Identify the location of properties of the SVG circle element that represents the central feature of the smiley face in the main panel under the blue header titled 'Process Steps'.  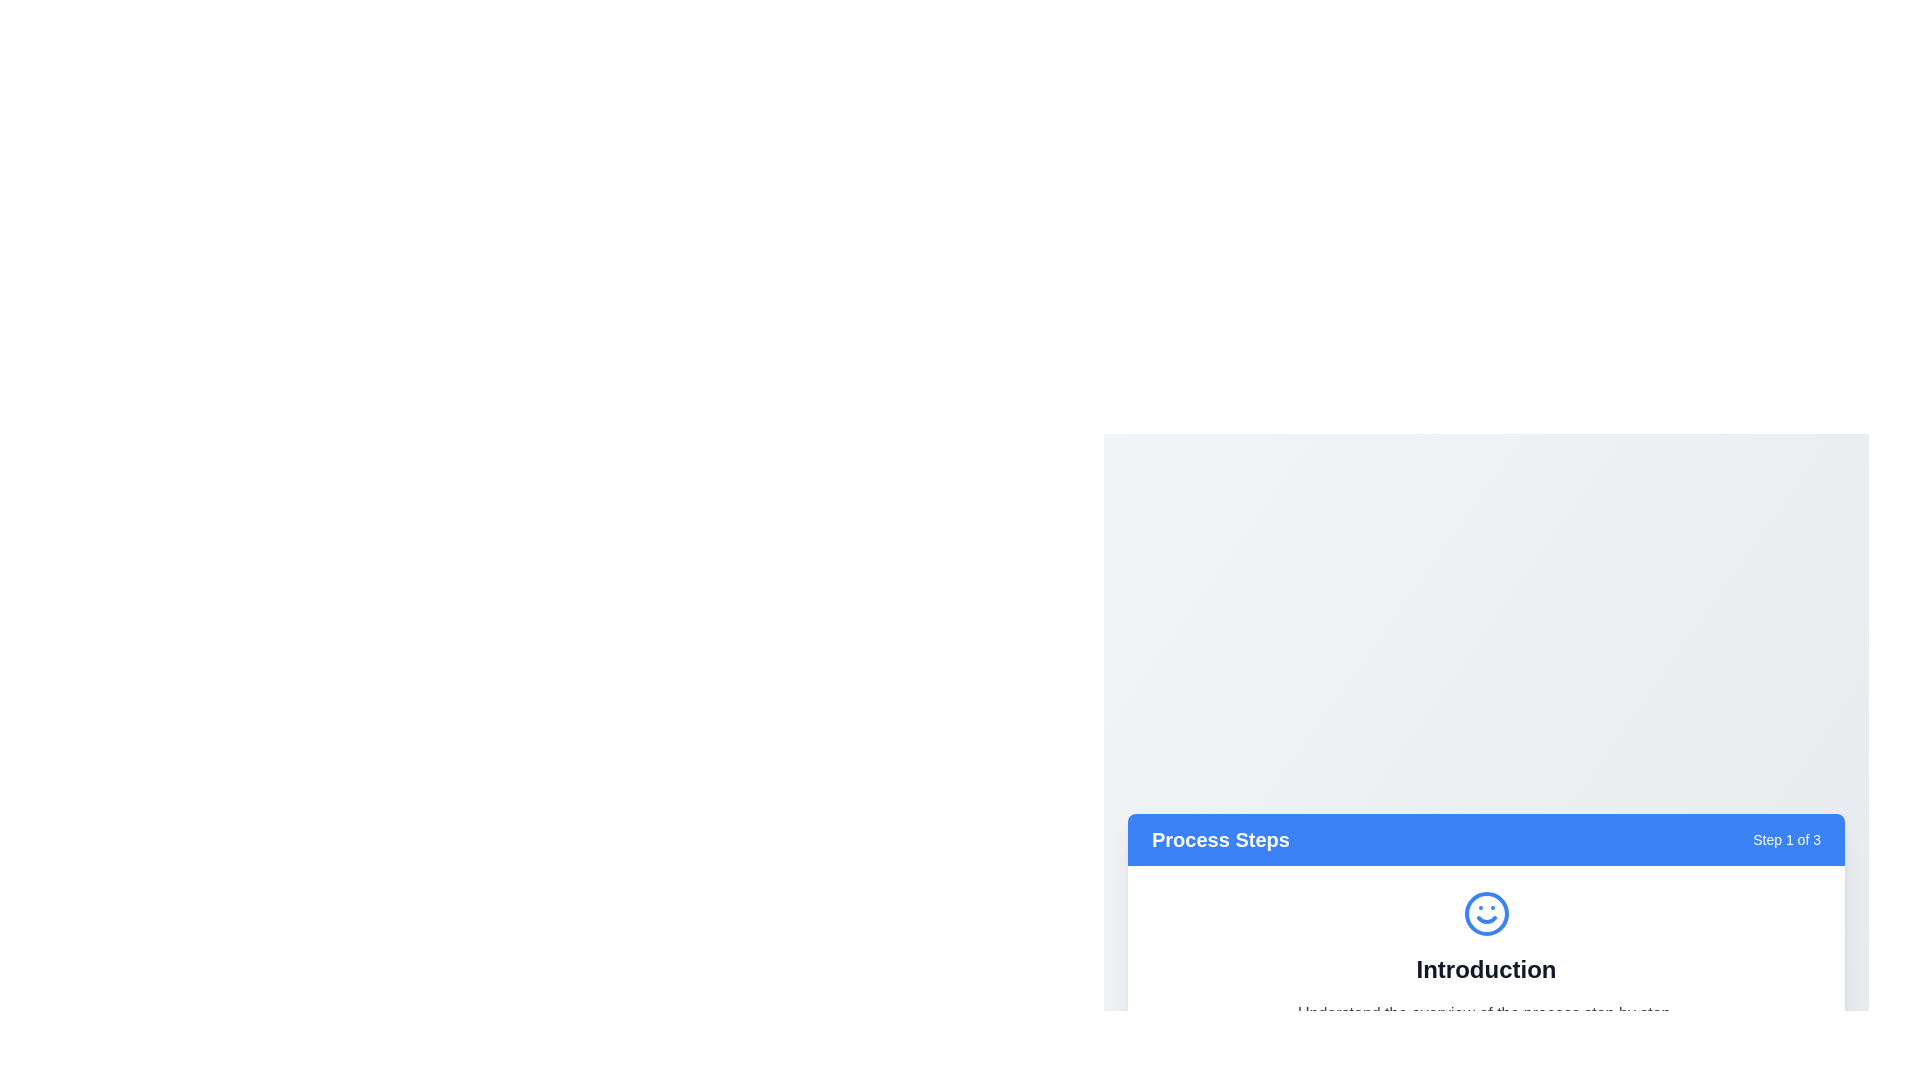
(1486, 913).